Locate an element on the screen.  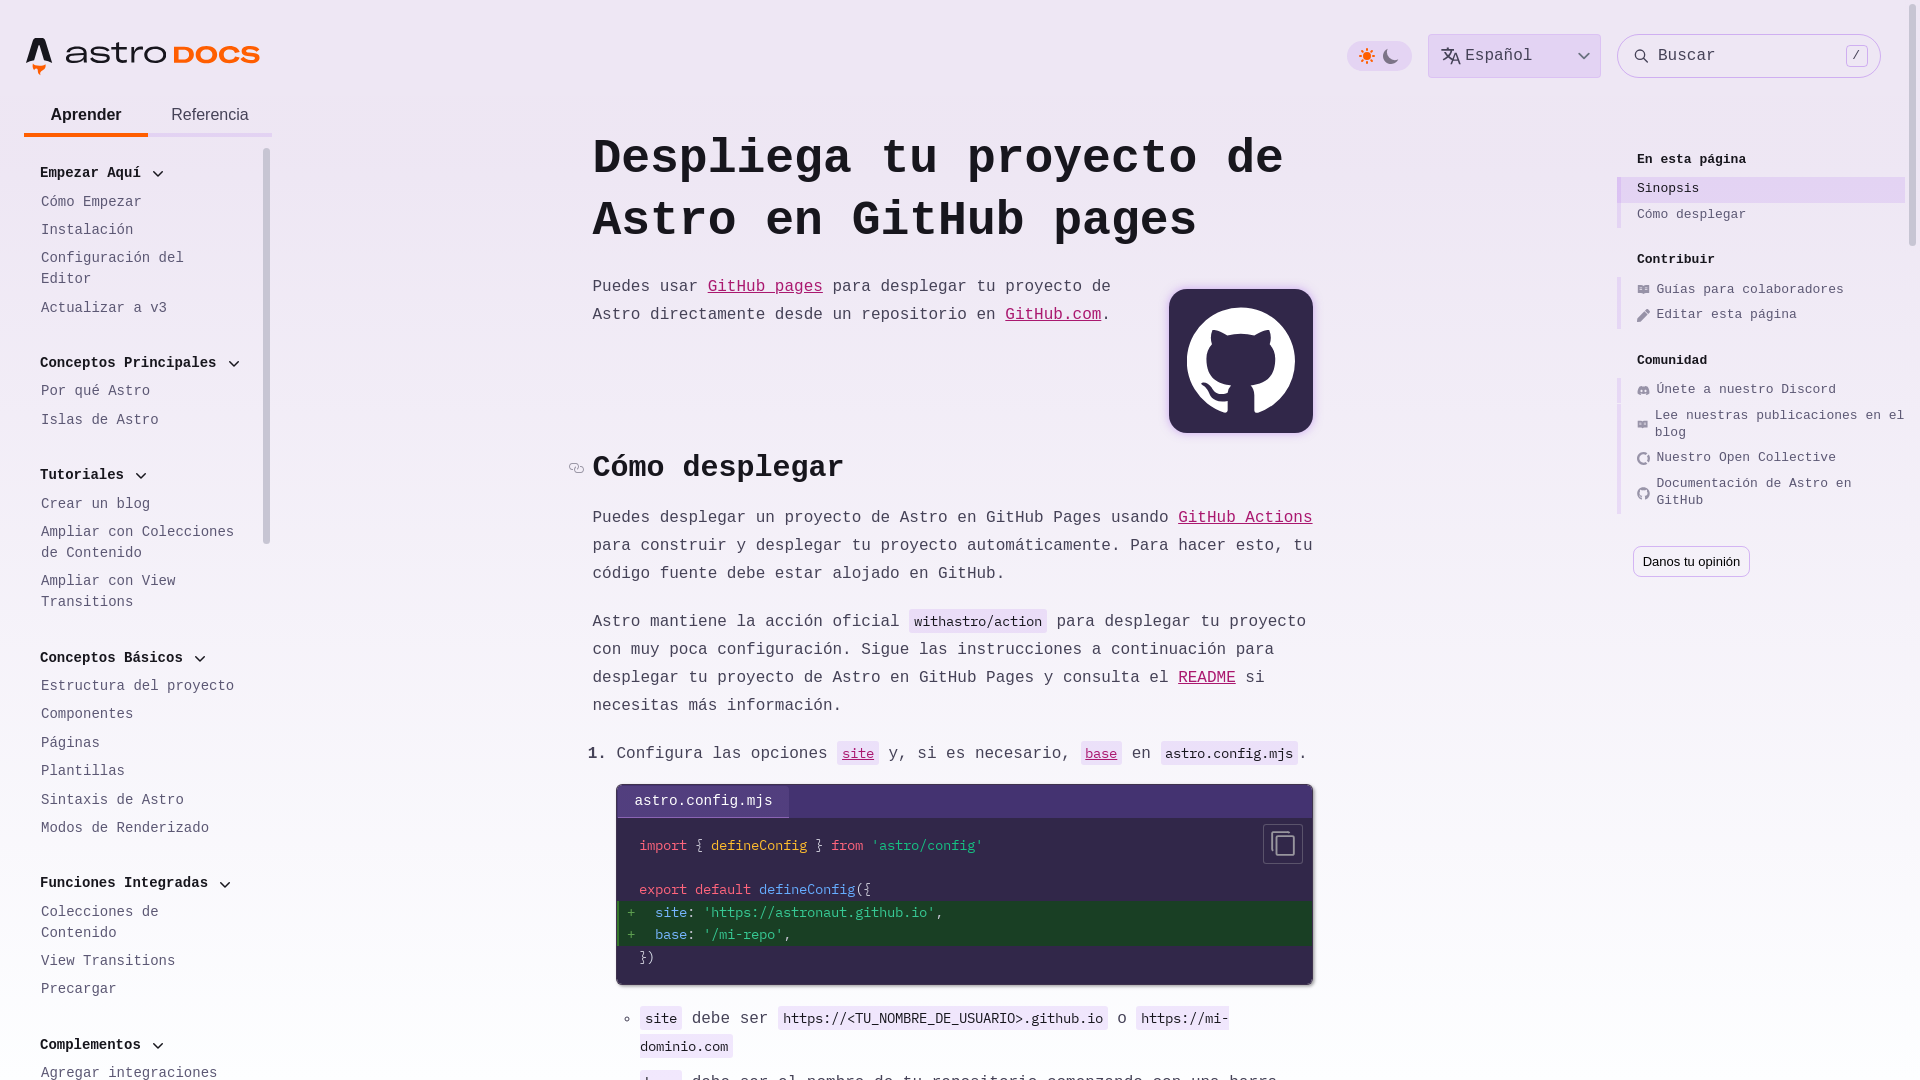
'Buscar is located at coordinates (1747, 55).